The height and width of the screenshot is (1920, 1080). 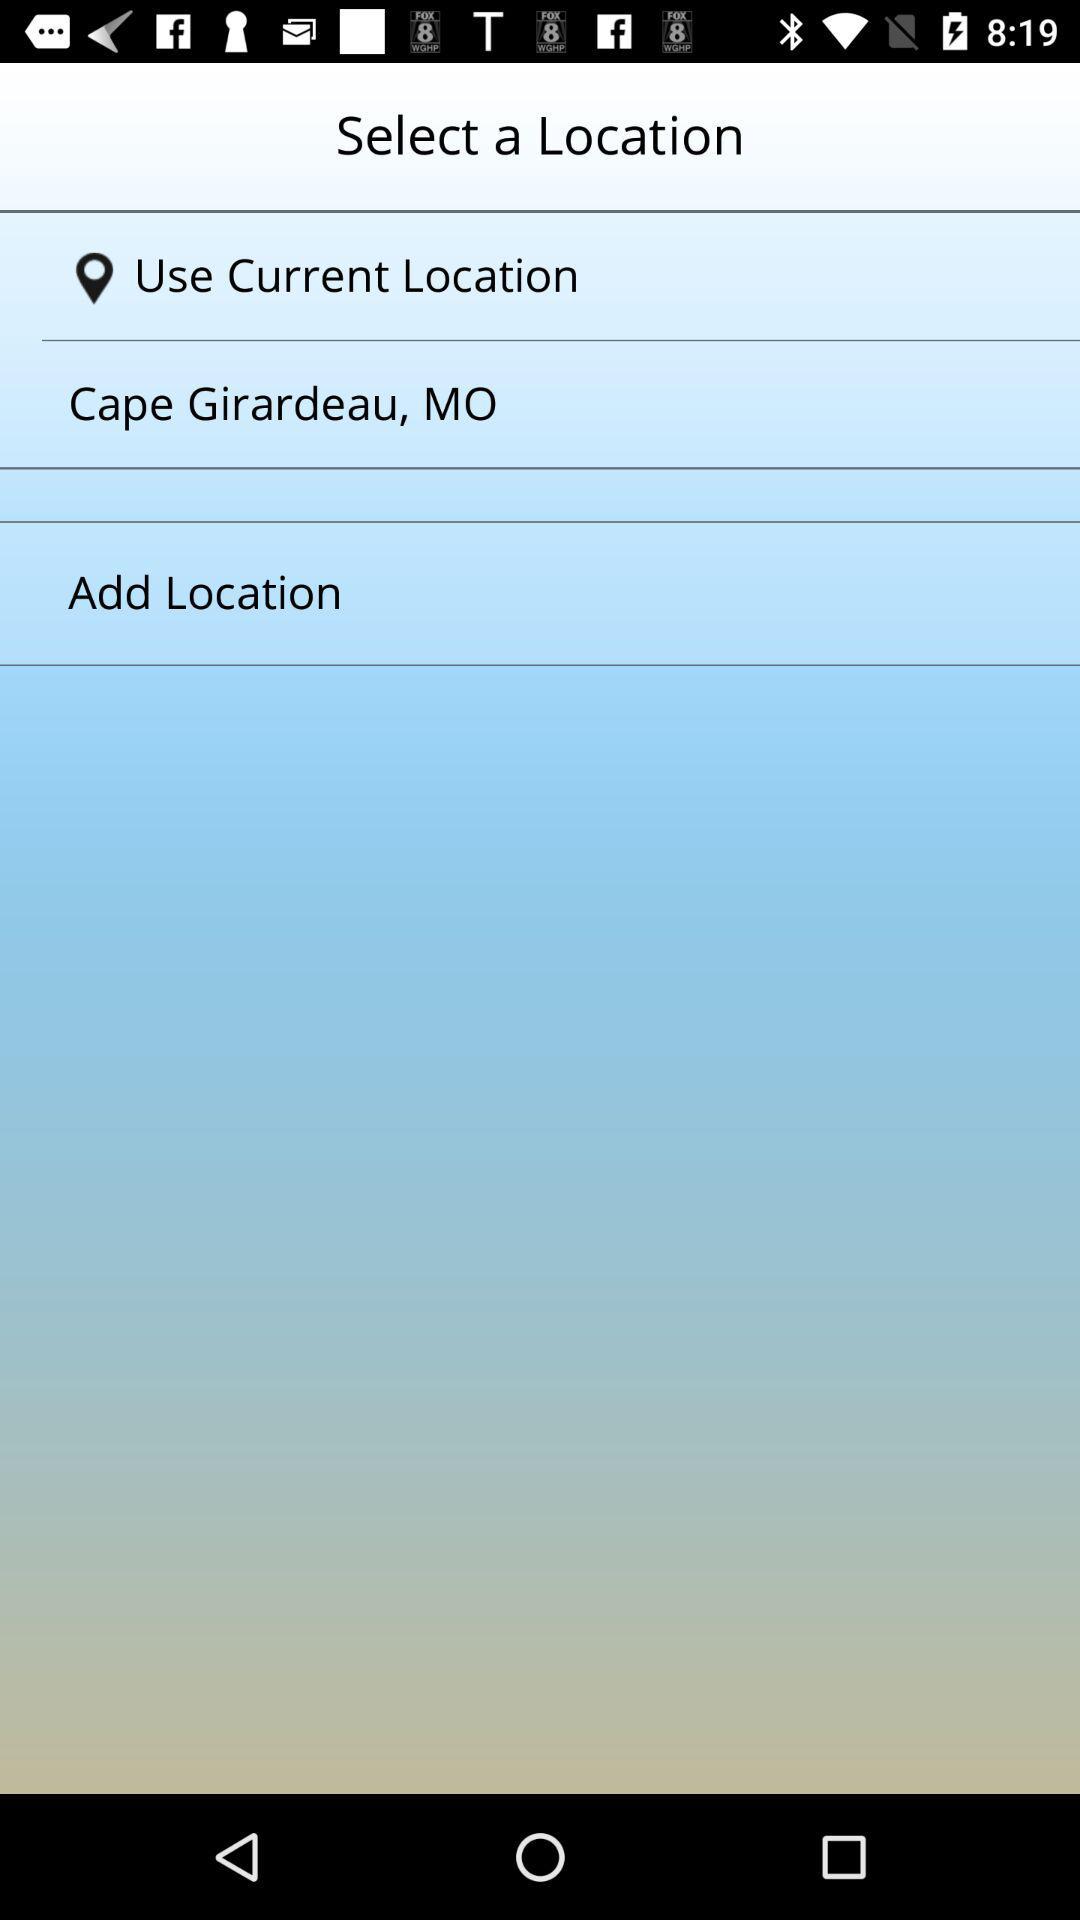 What do you see at coordinates (540, 149) in the screenshot?
I see `the text which is at the top` at bounding box center [540, 149].